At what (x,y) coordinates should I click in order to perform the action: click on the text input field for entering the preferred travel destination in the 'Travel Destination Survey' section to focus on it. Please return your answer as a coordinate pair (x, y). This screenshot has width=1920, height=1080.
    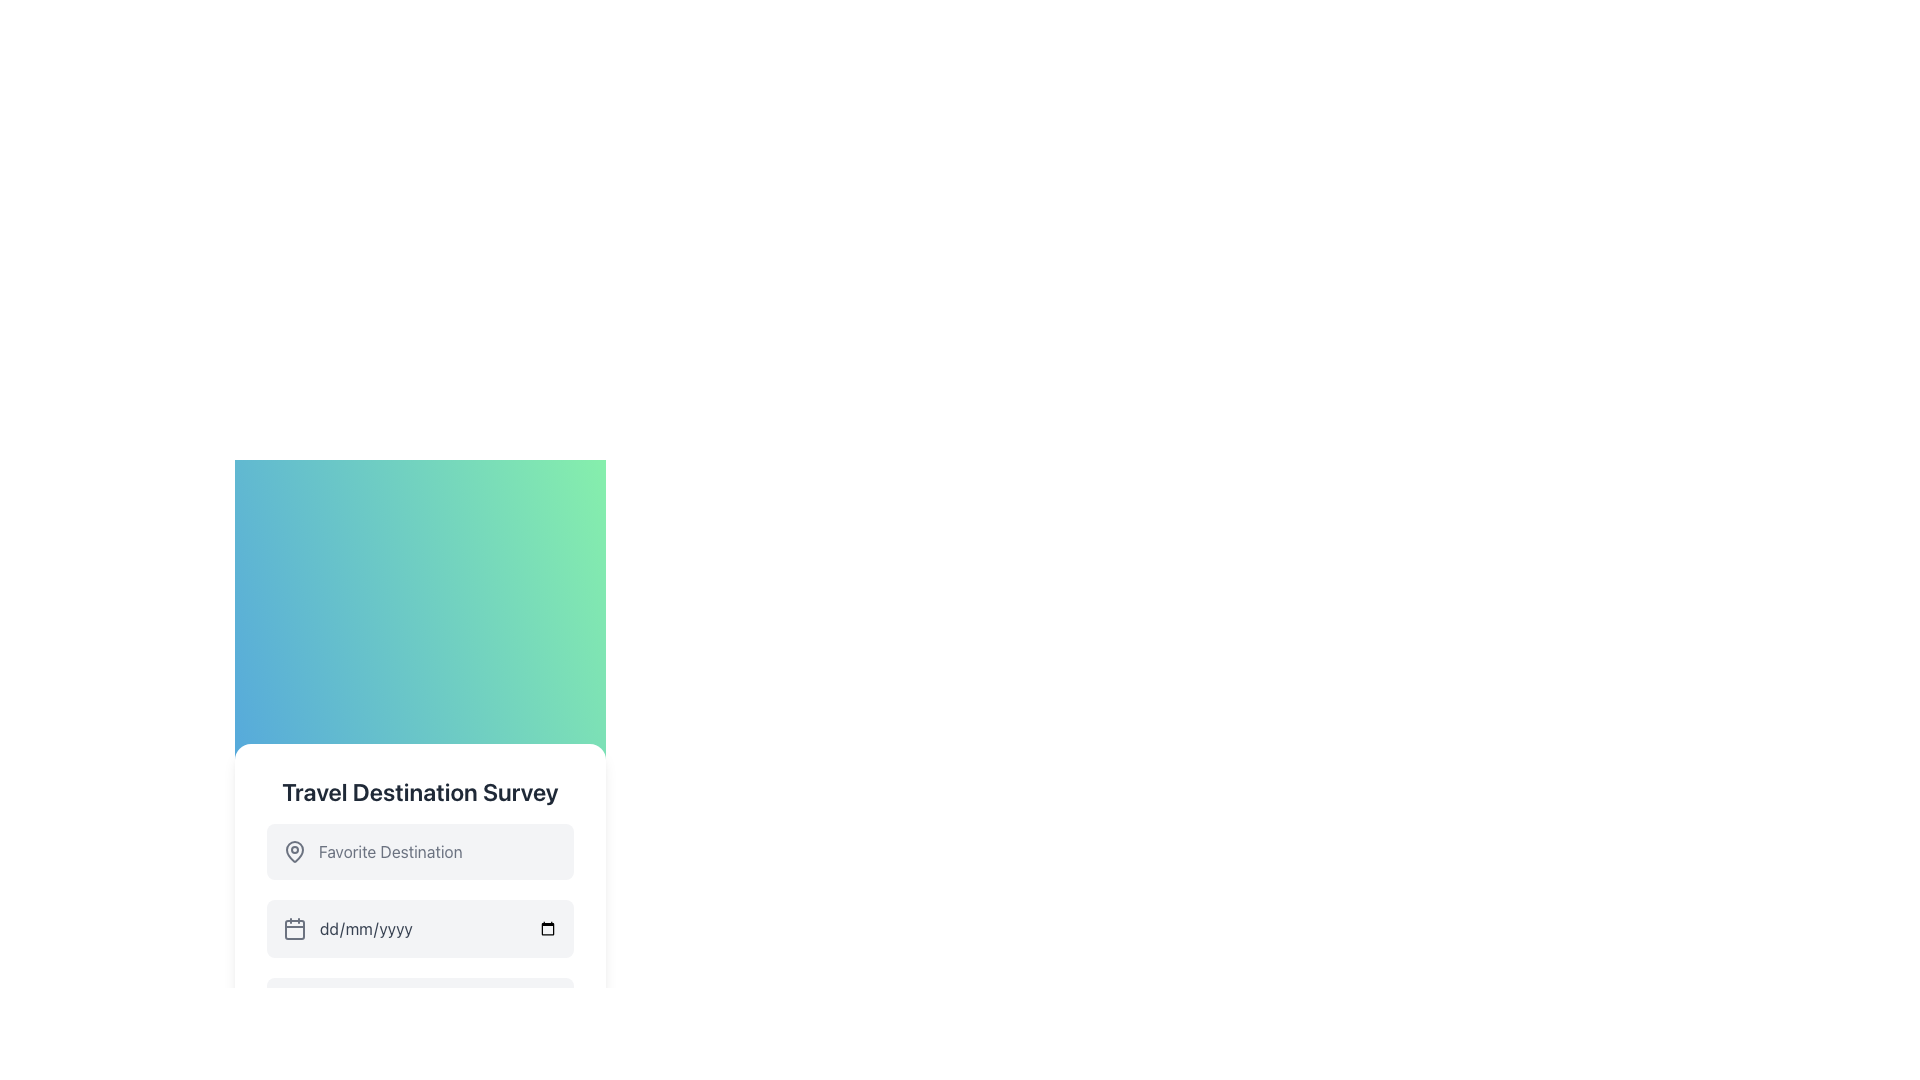
    Looking at the image, I should click on (419, 852).